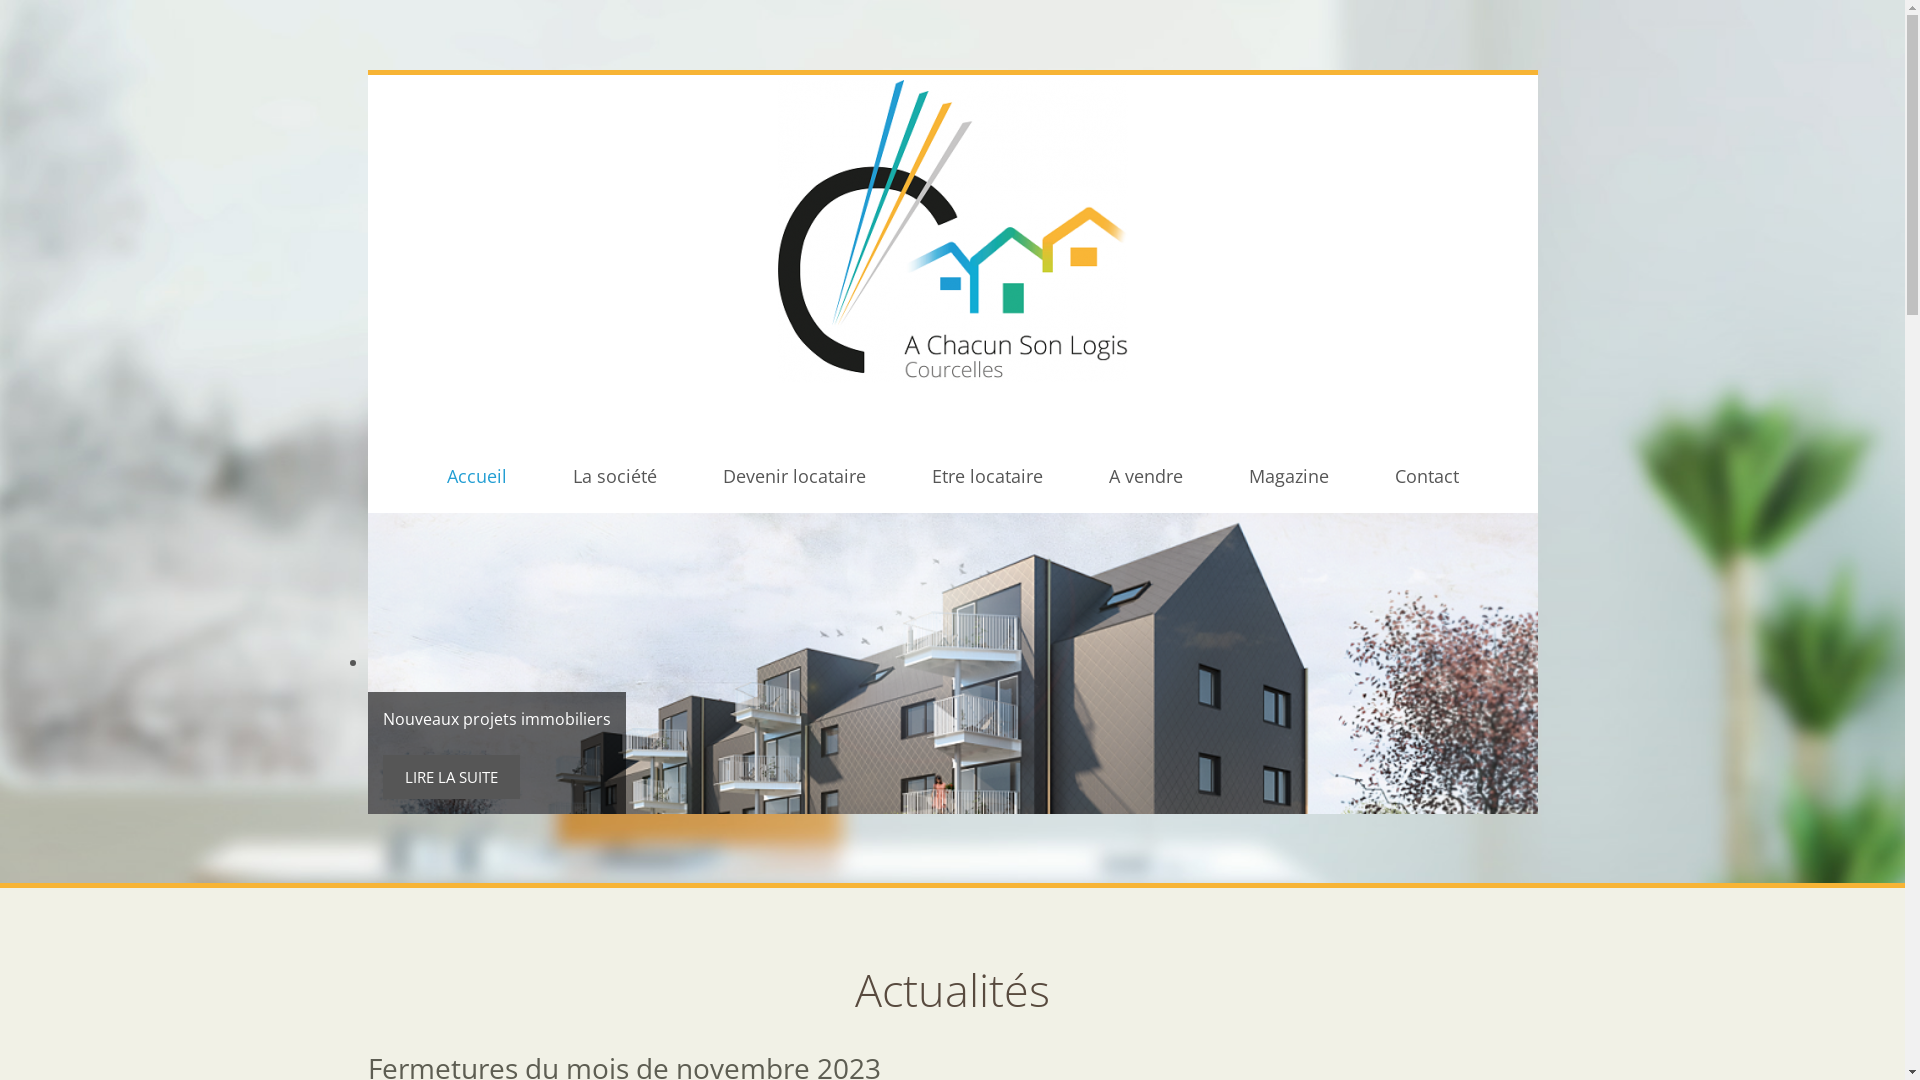 This screenshot has height=1080, width=1920. I want to click on 'Magazine', so click(1287, 475).